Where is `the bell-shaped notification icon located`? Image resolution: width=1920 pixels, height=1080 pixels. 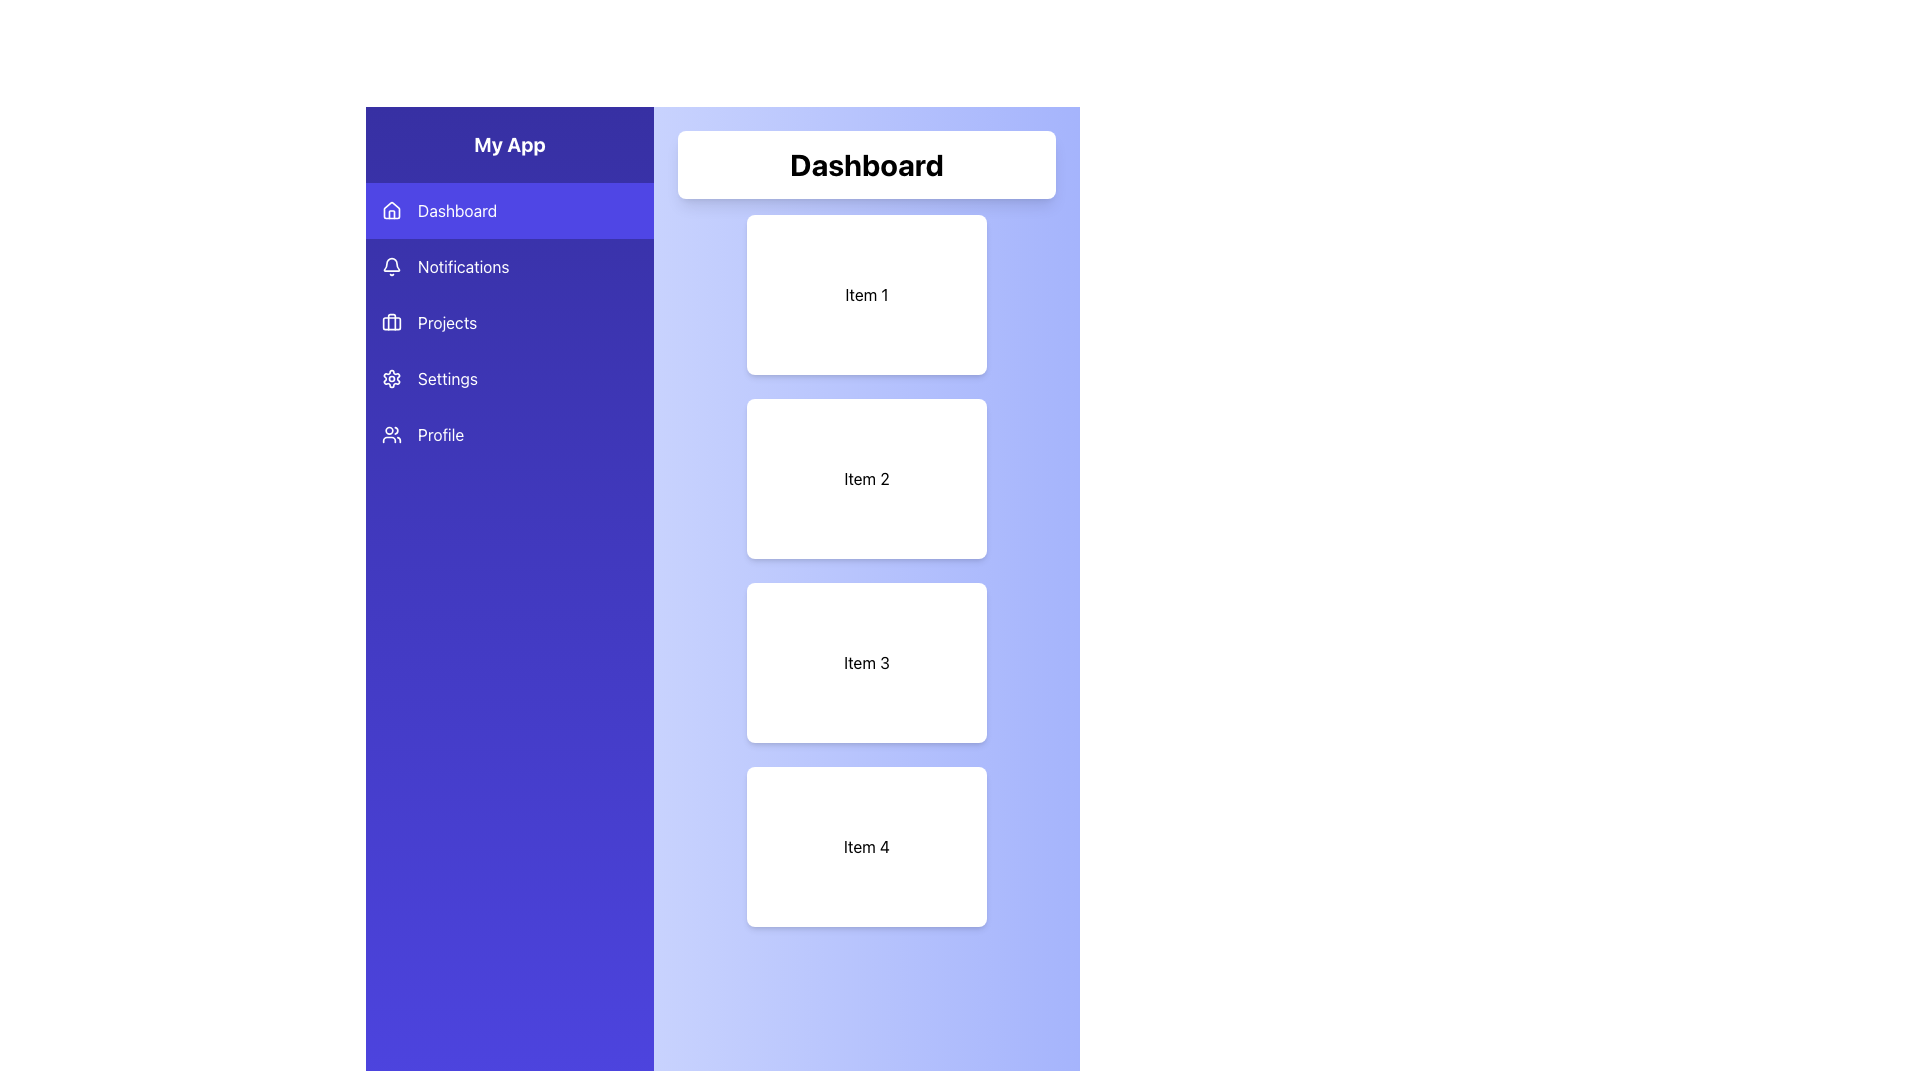
the bell-shaped notification icon located is located at coordinates (392, 262).